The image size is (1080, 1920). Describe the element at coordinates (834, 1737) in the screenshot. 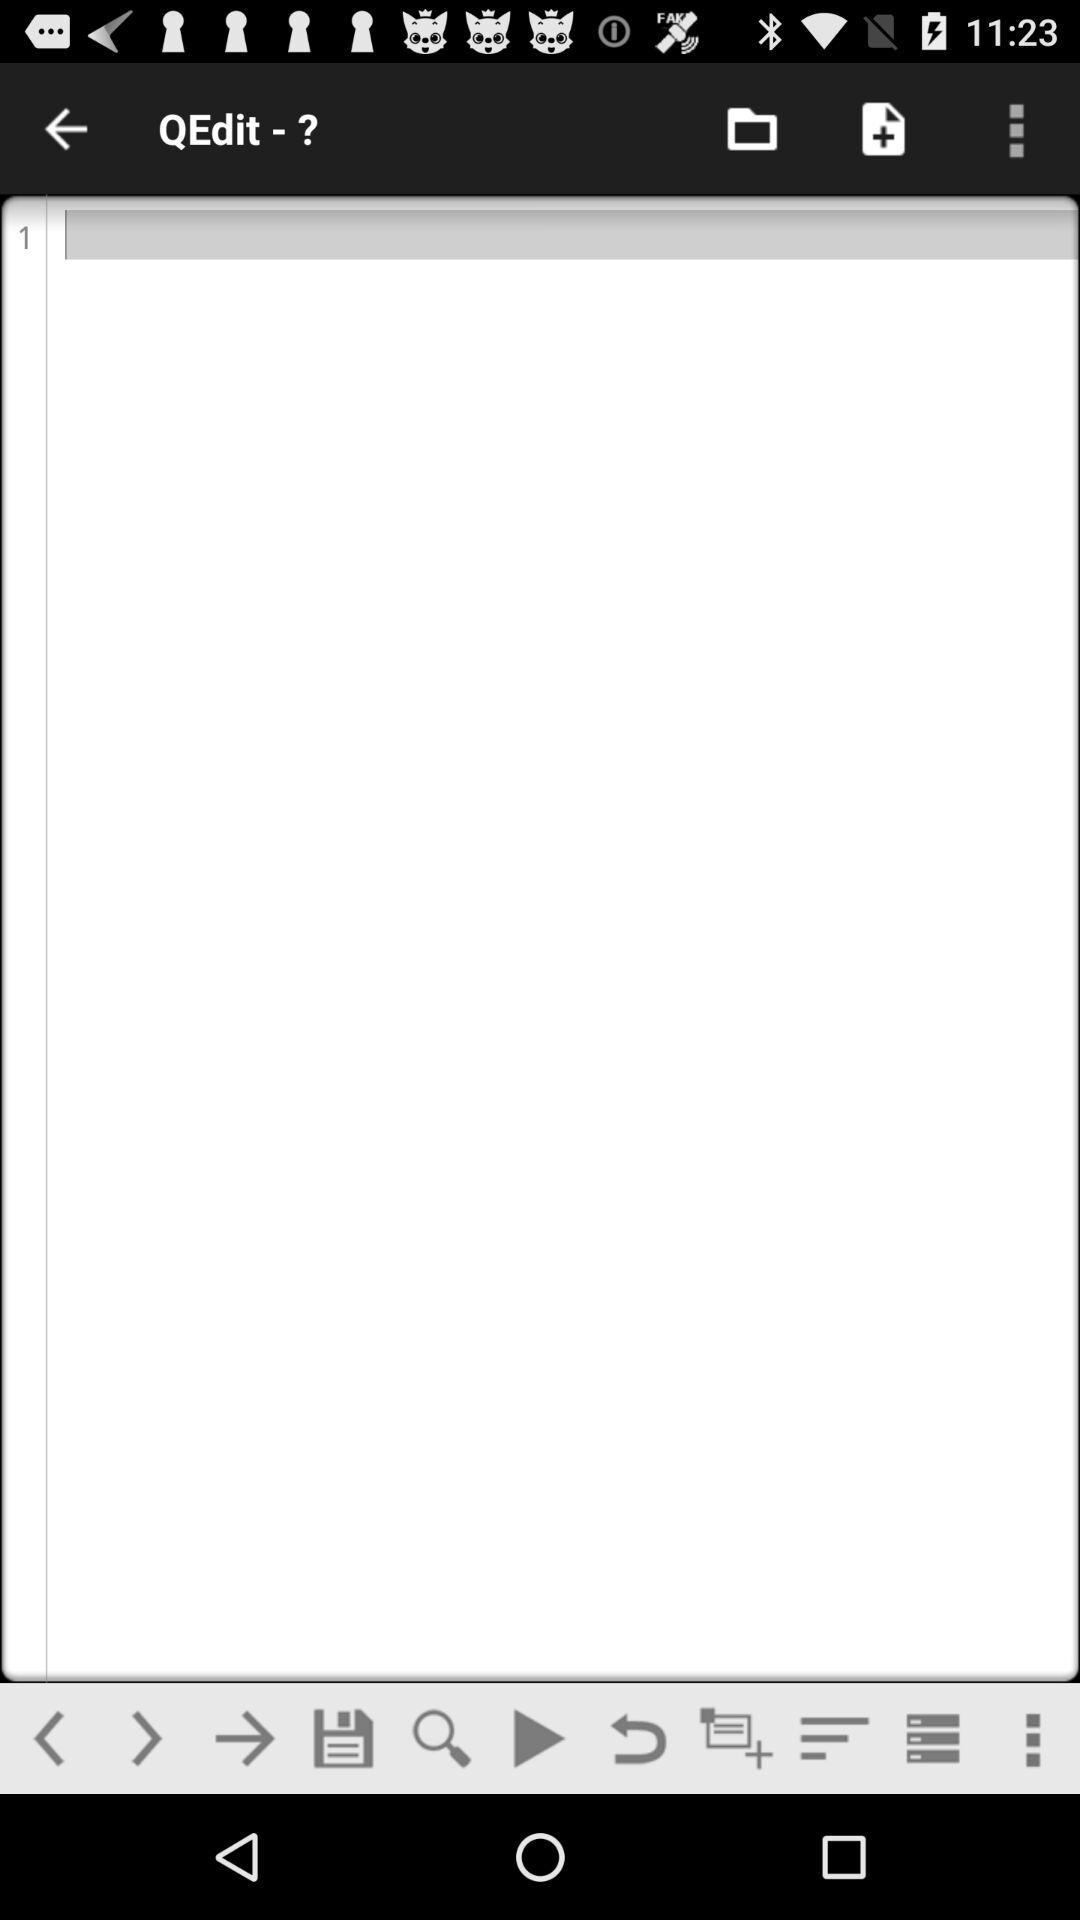

I see `paragraph style` at that location.